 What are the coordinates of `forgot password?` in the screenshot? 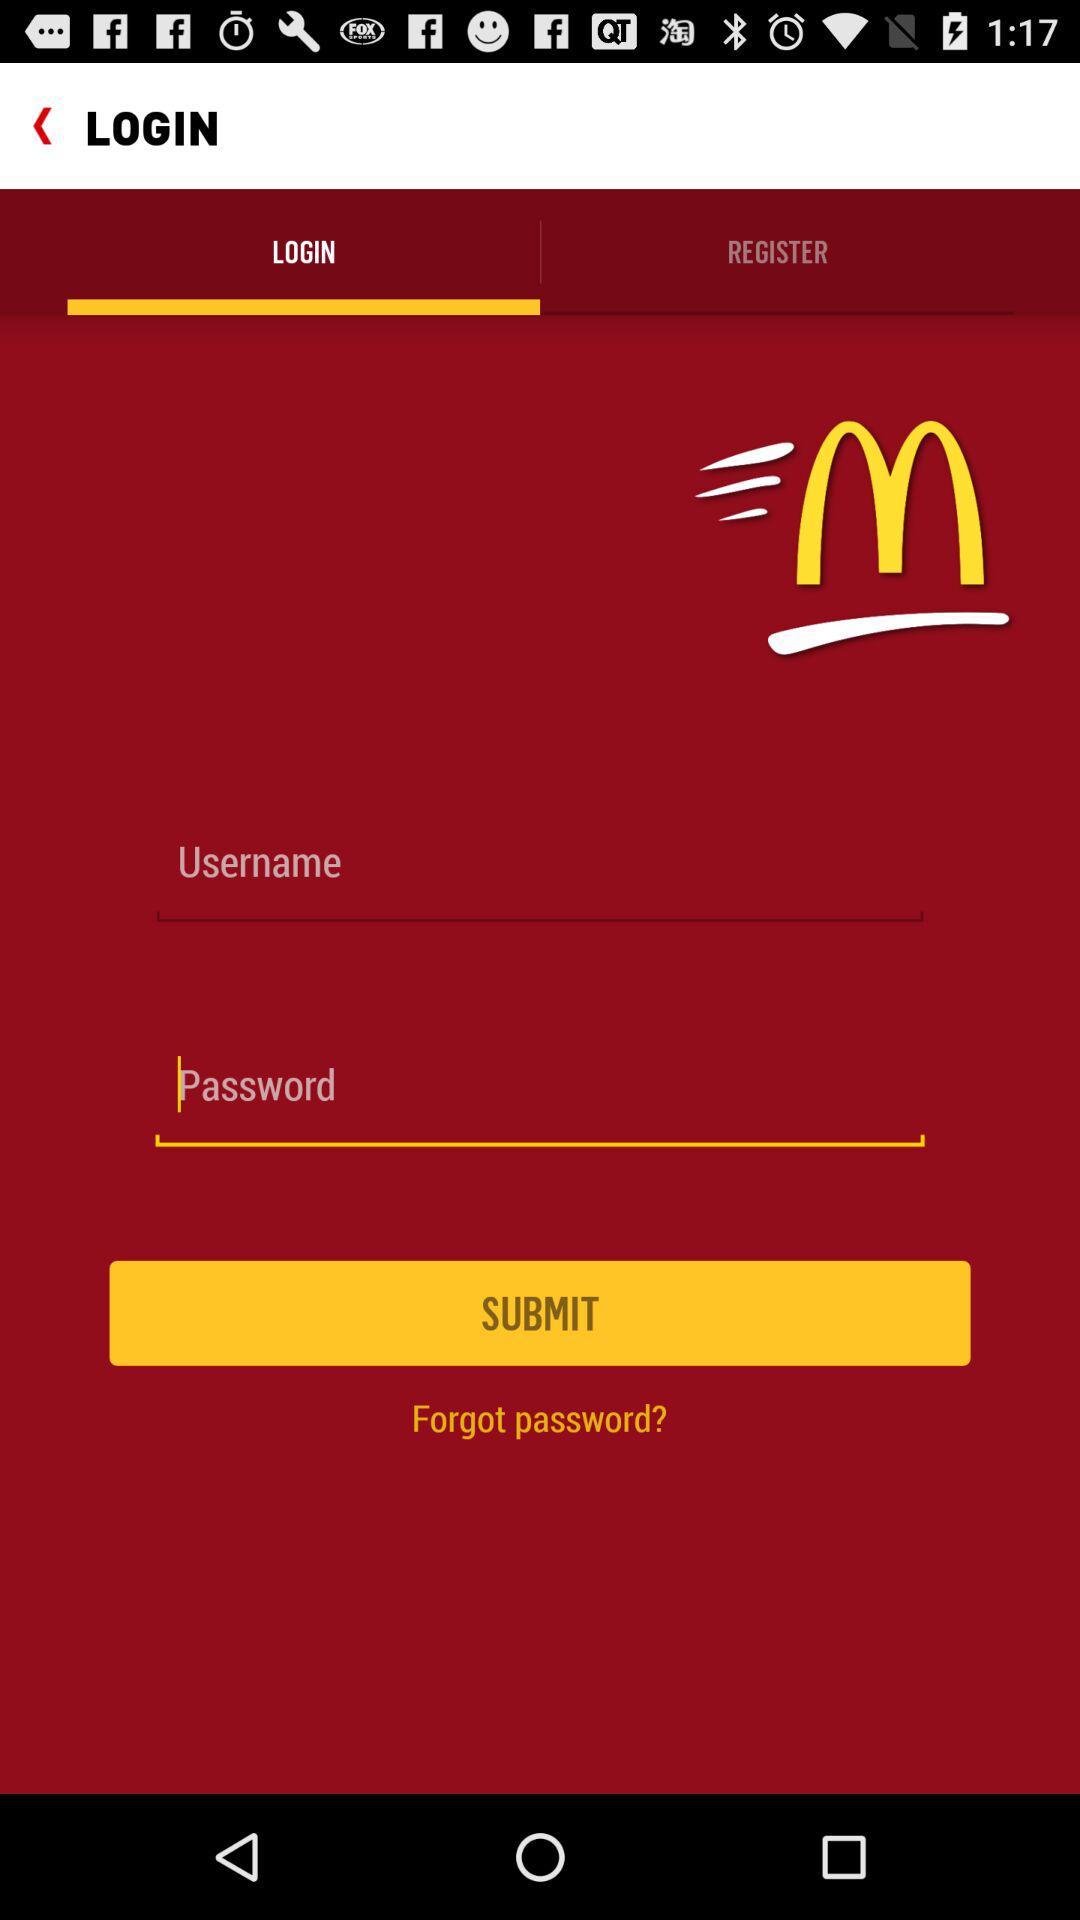 It's located at (538, 1416).